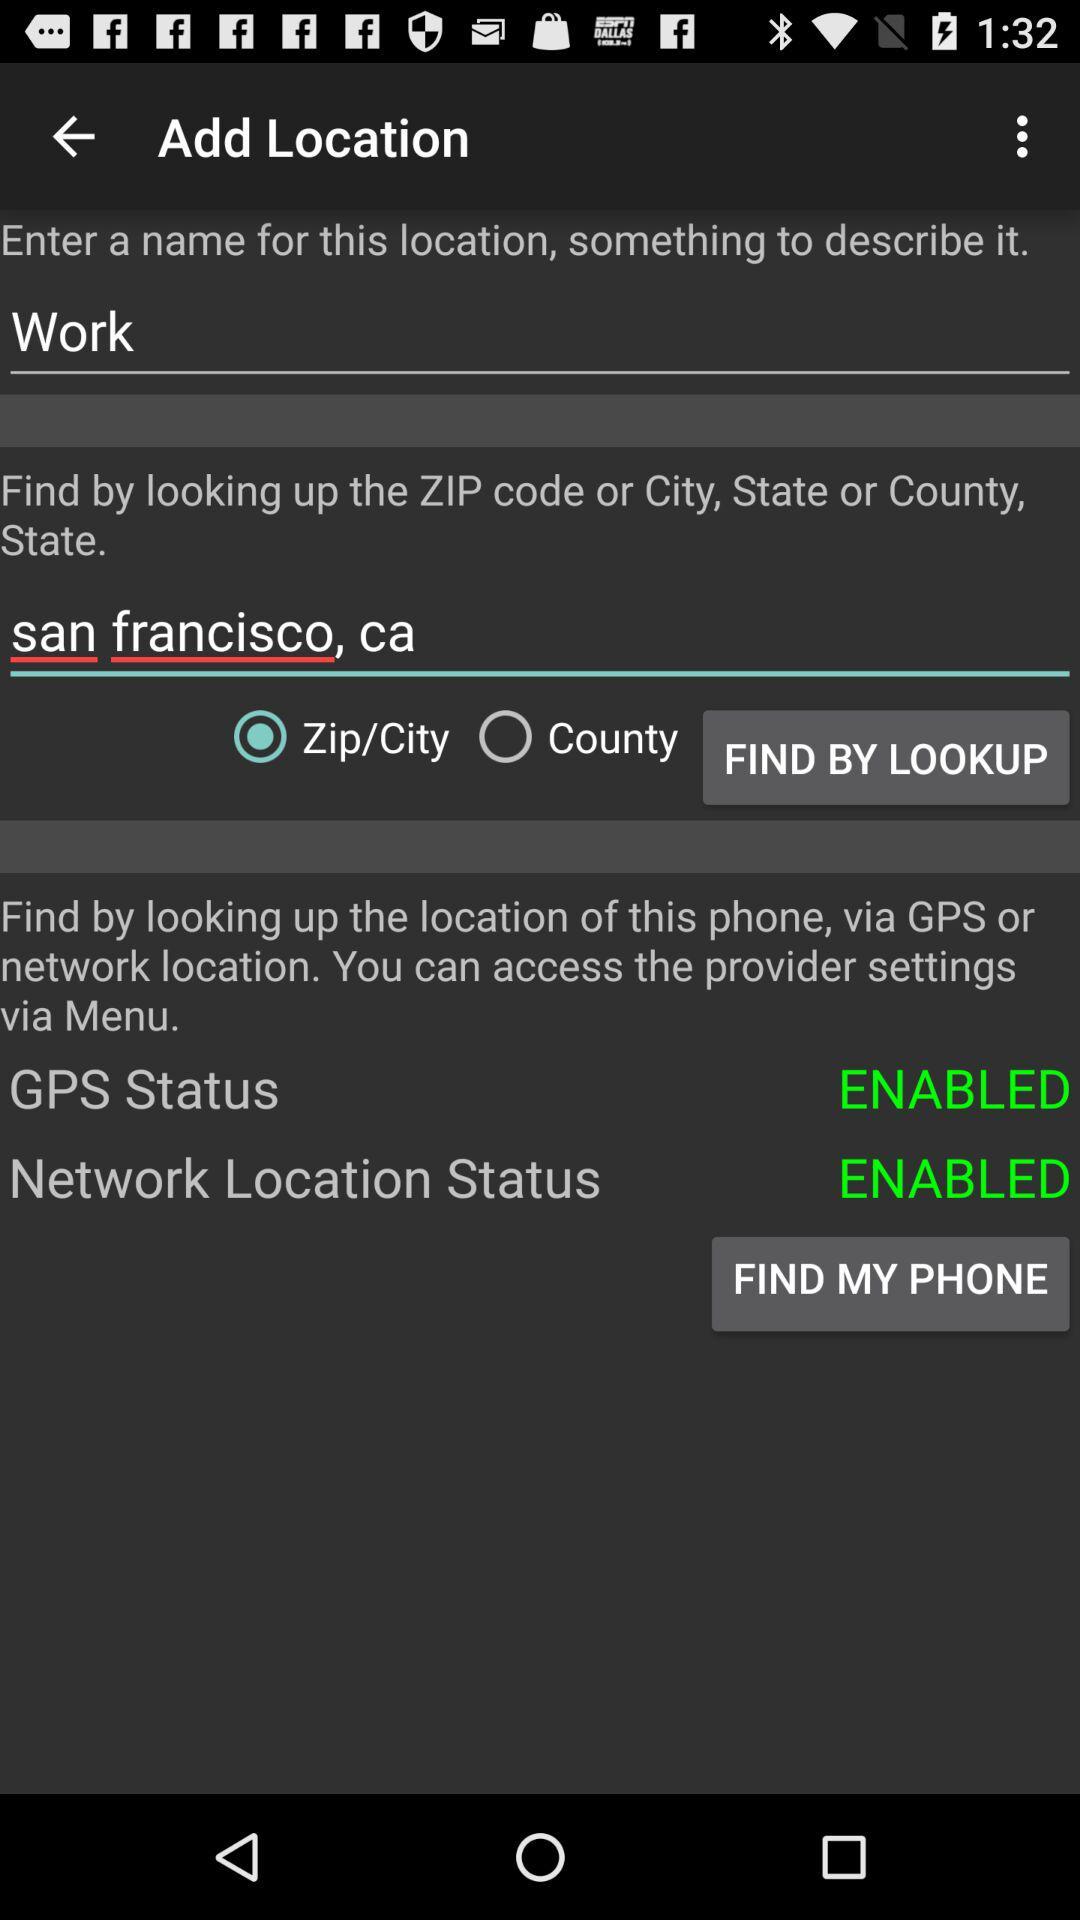 The width and height of the screenshot is (1080, 1920). What do you see at coordinates (1027, 135) in the screenshot?
I see `icon above the enter a name item` at bounding box center [1027, 135].